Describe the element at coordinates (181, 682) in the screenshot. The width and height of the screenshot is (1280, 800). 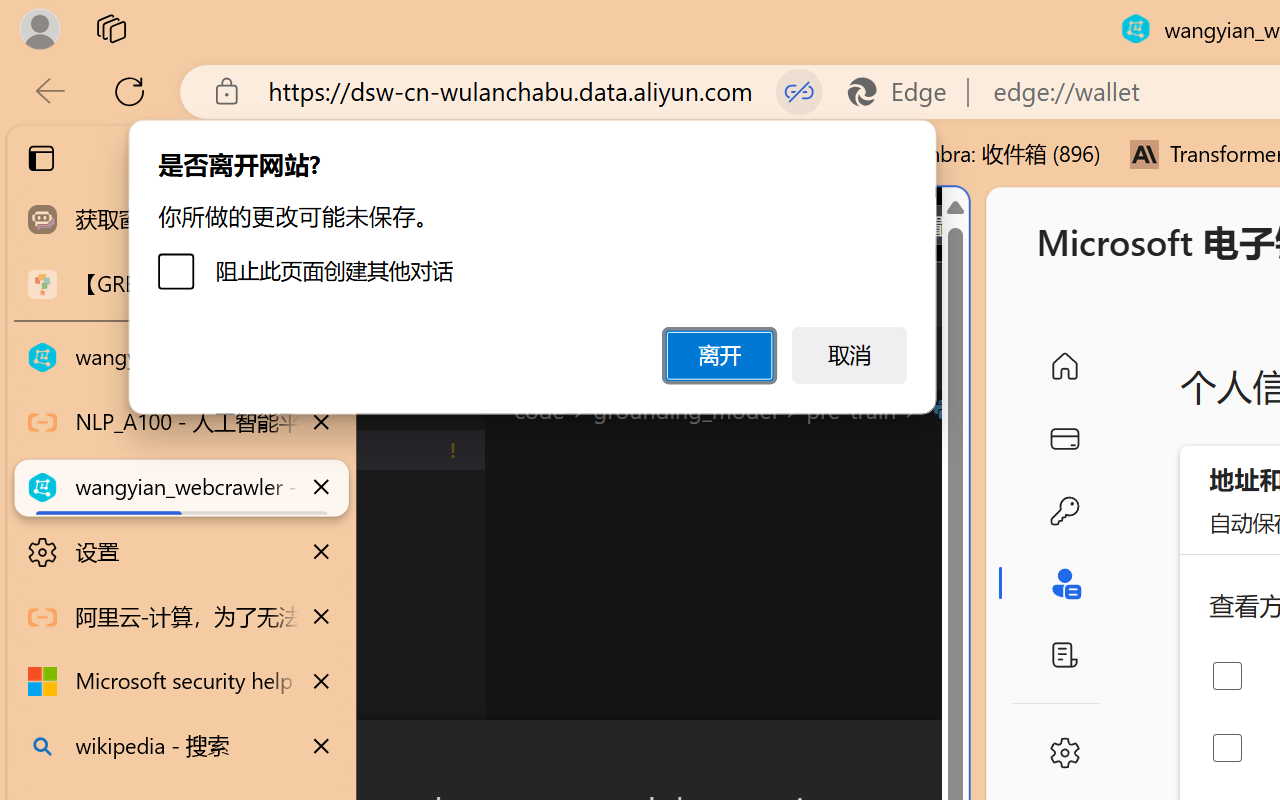
I see `'Microsoft security help and learning'` at that location.